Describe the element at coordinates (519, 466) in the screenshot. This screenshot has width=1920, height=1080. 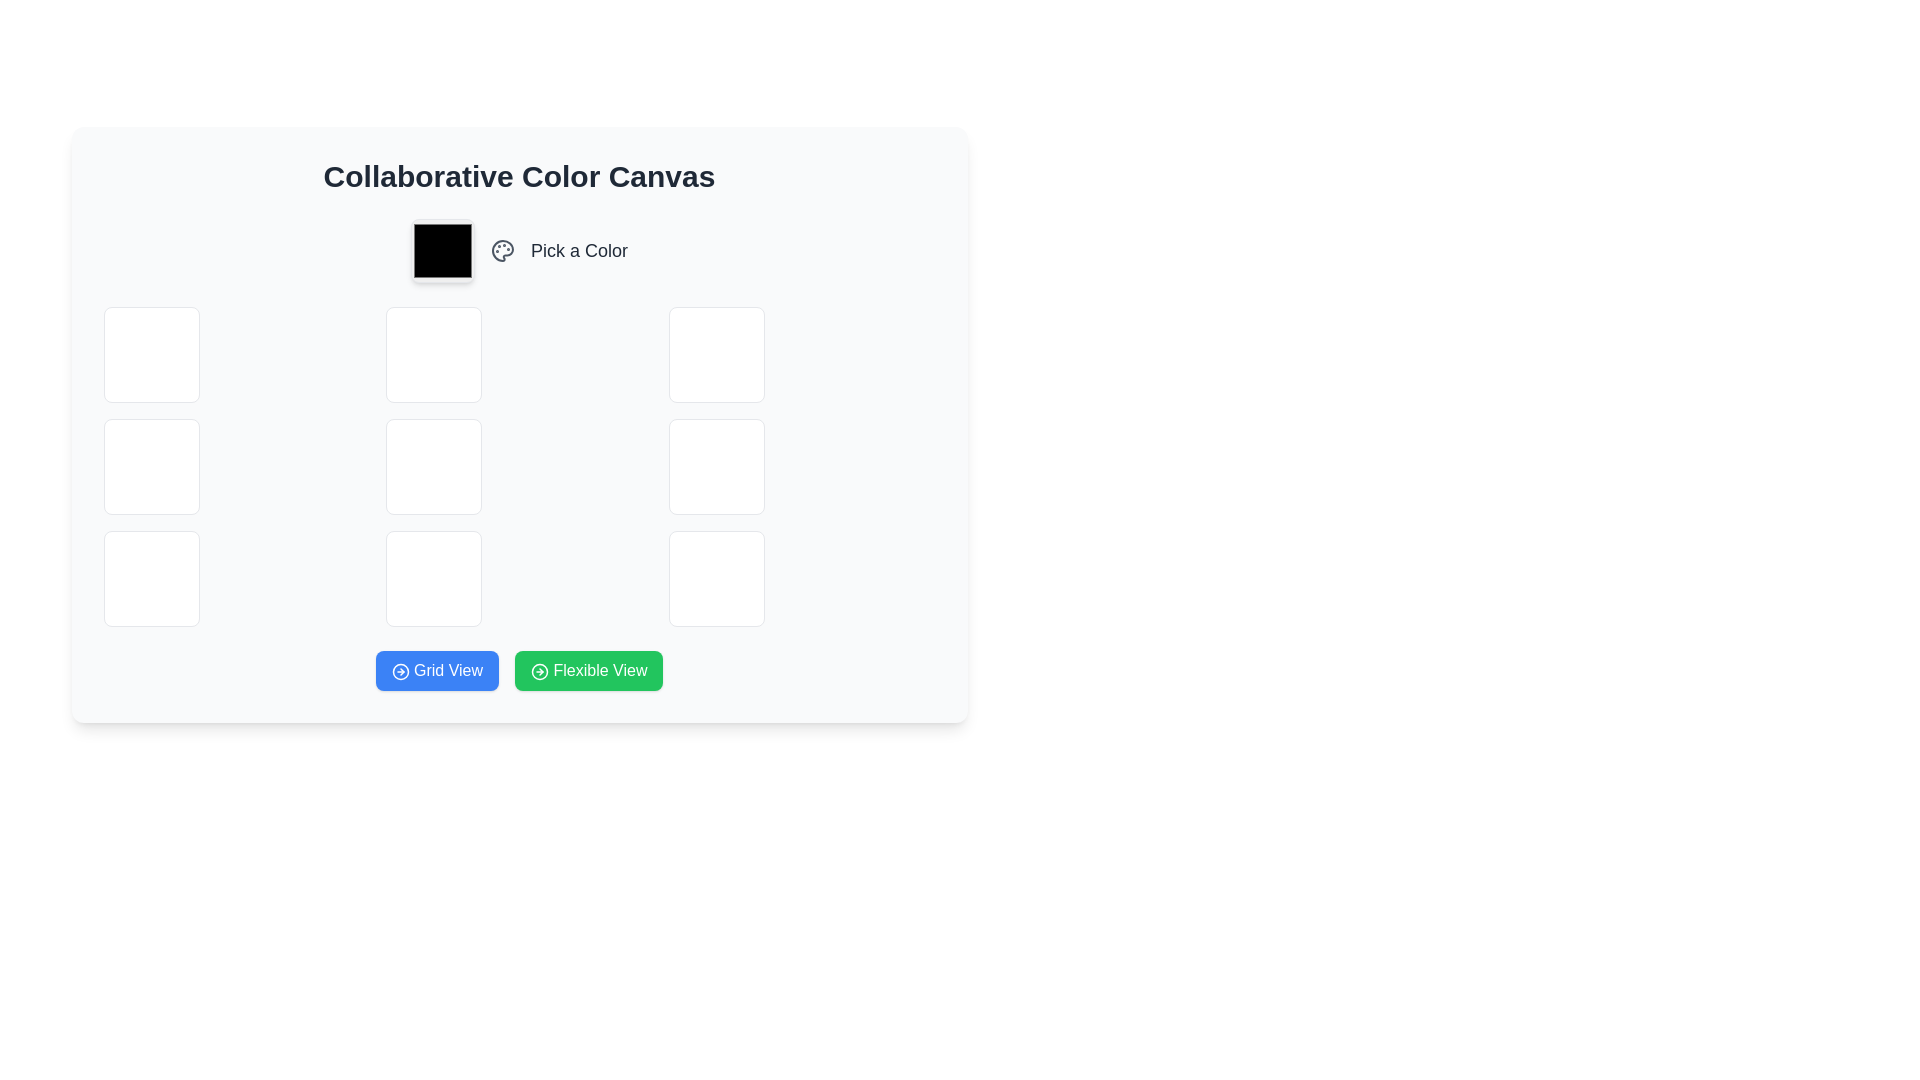
I see `the central grid element of the Collaborative Color Canvas` at that location.